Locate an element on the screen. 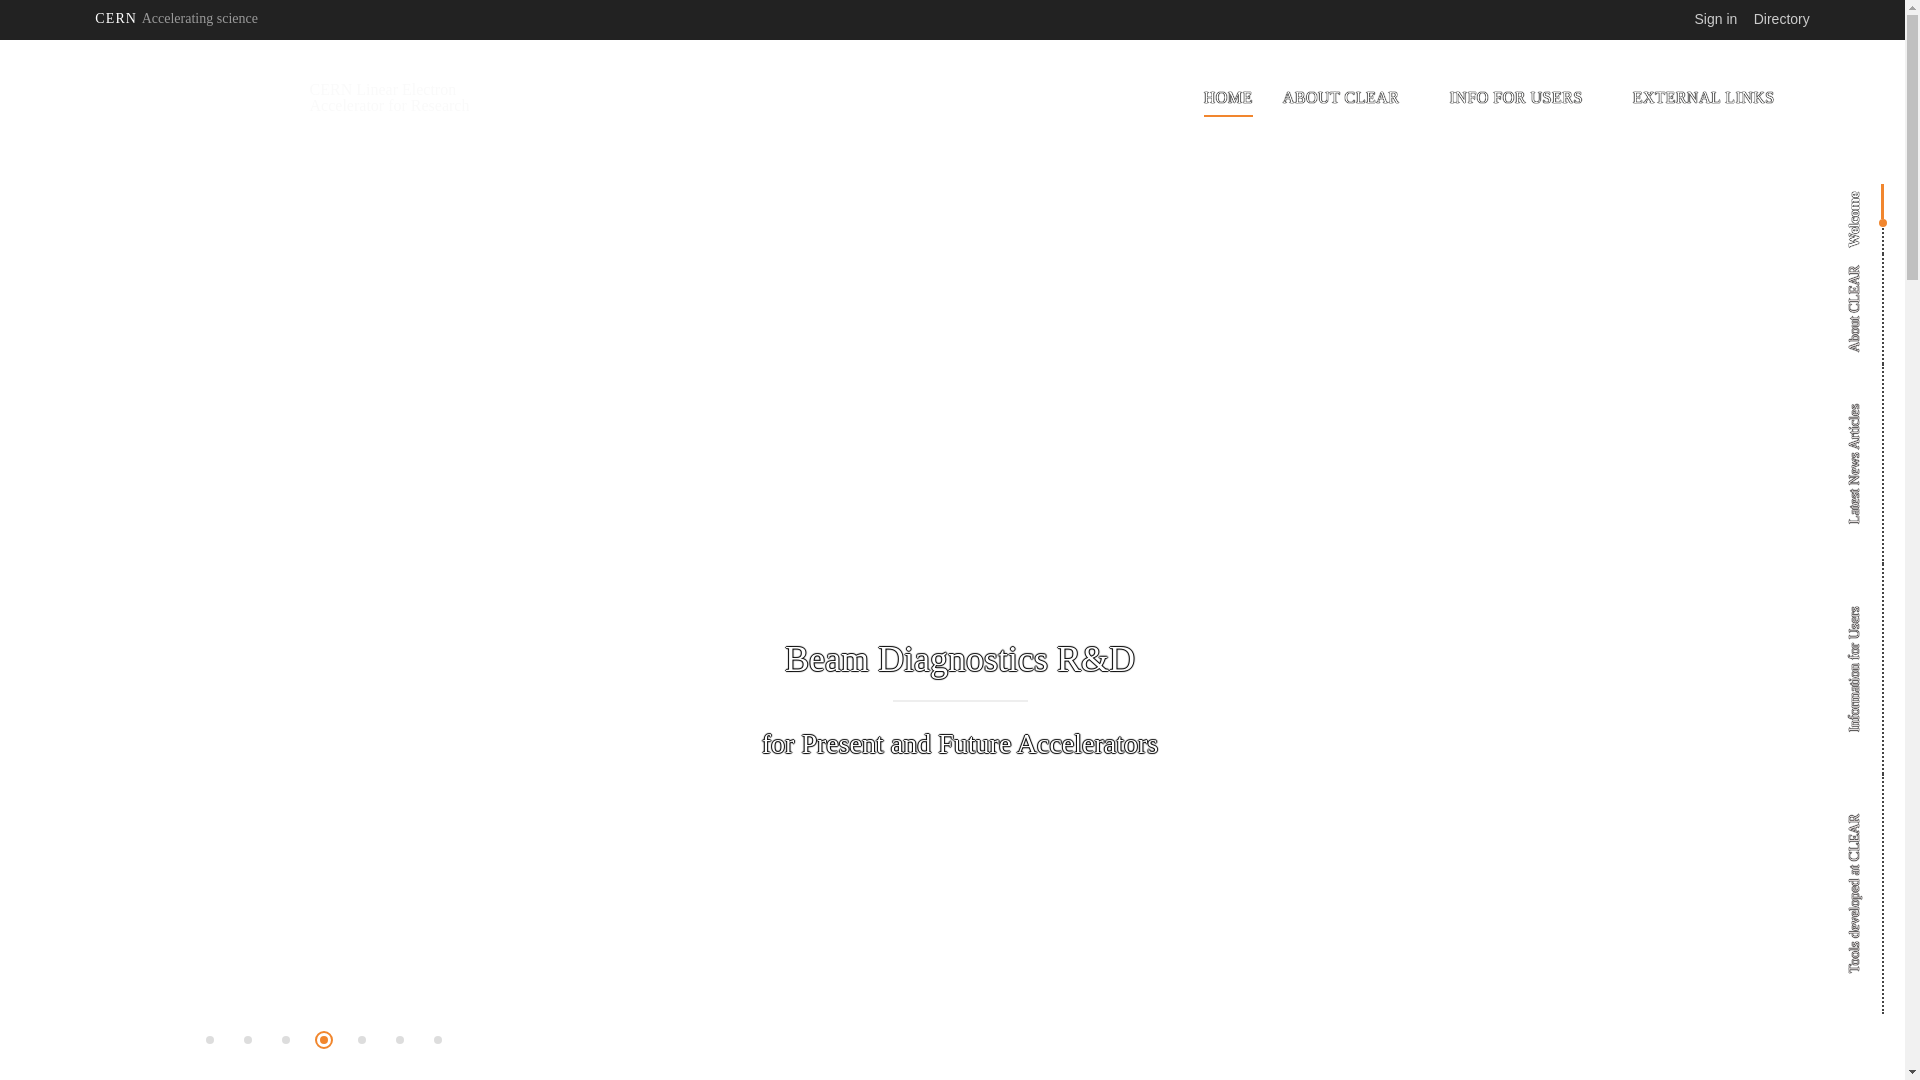 This screenshot has height=1080, width=1920. 'Directory' is located at coordinates (1745, 19).